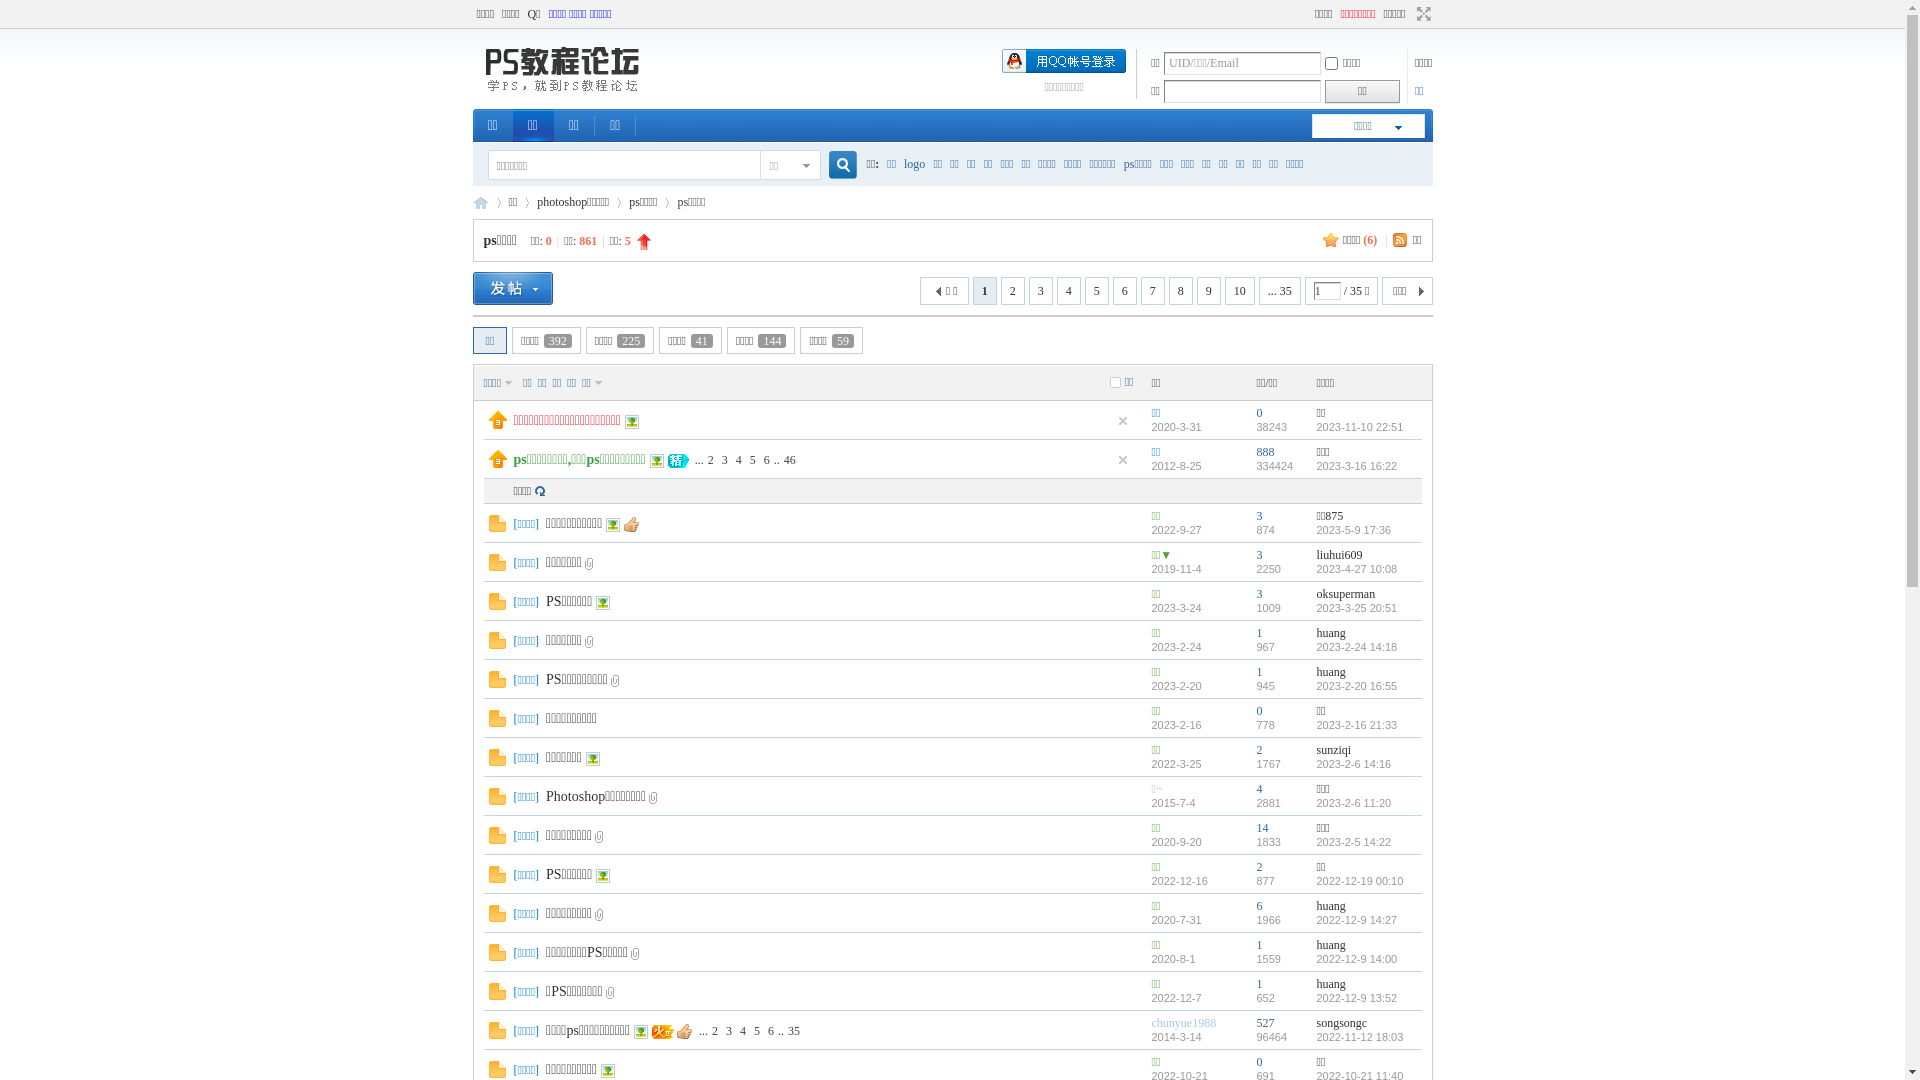 Image resolution: width=1920 pixels, height=1080 pixels. What do you see at coordinates (742, 1030) in the screenshot?
I see `'4'` at bounding box center [742, 1030].